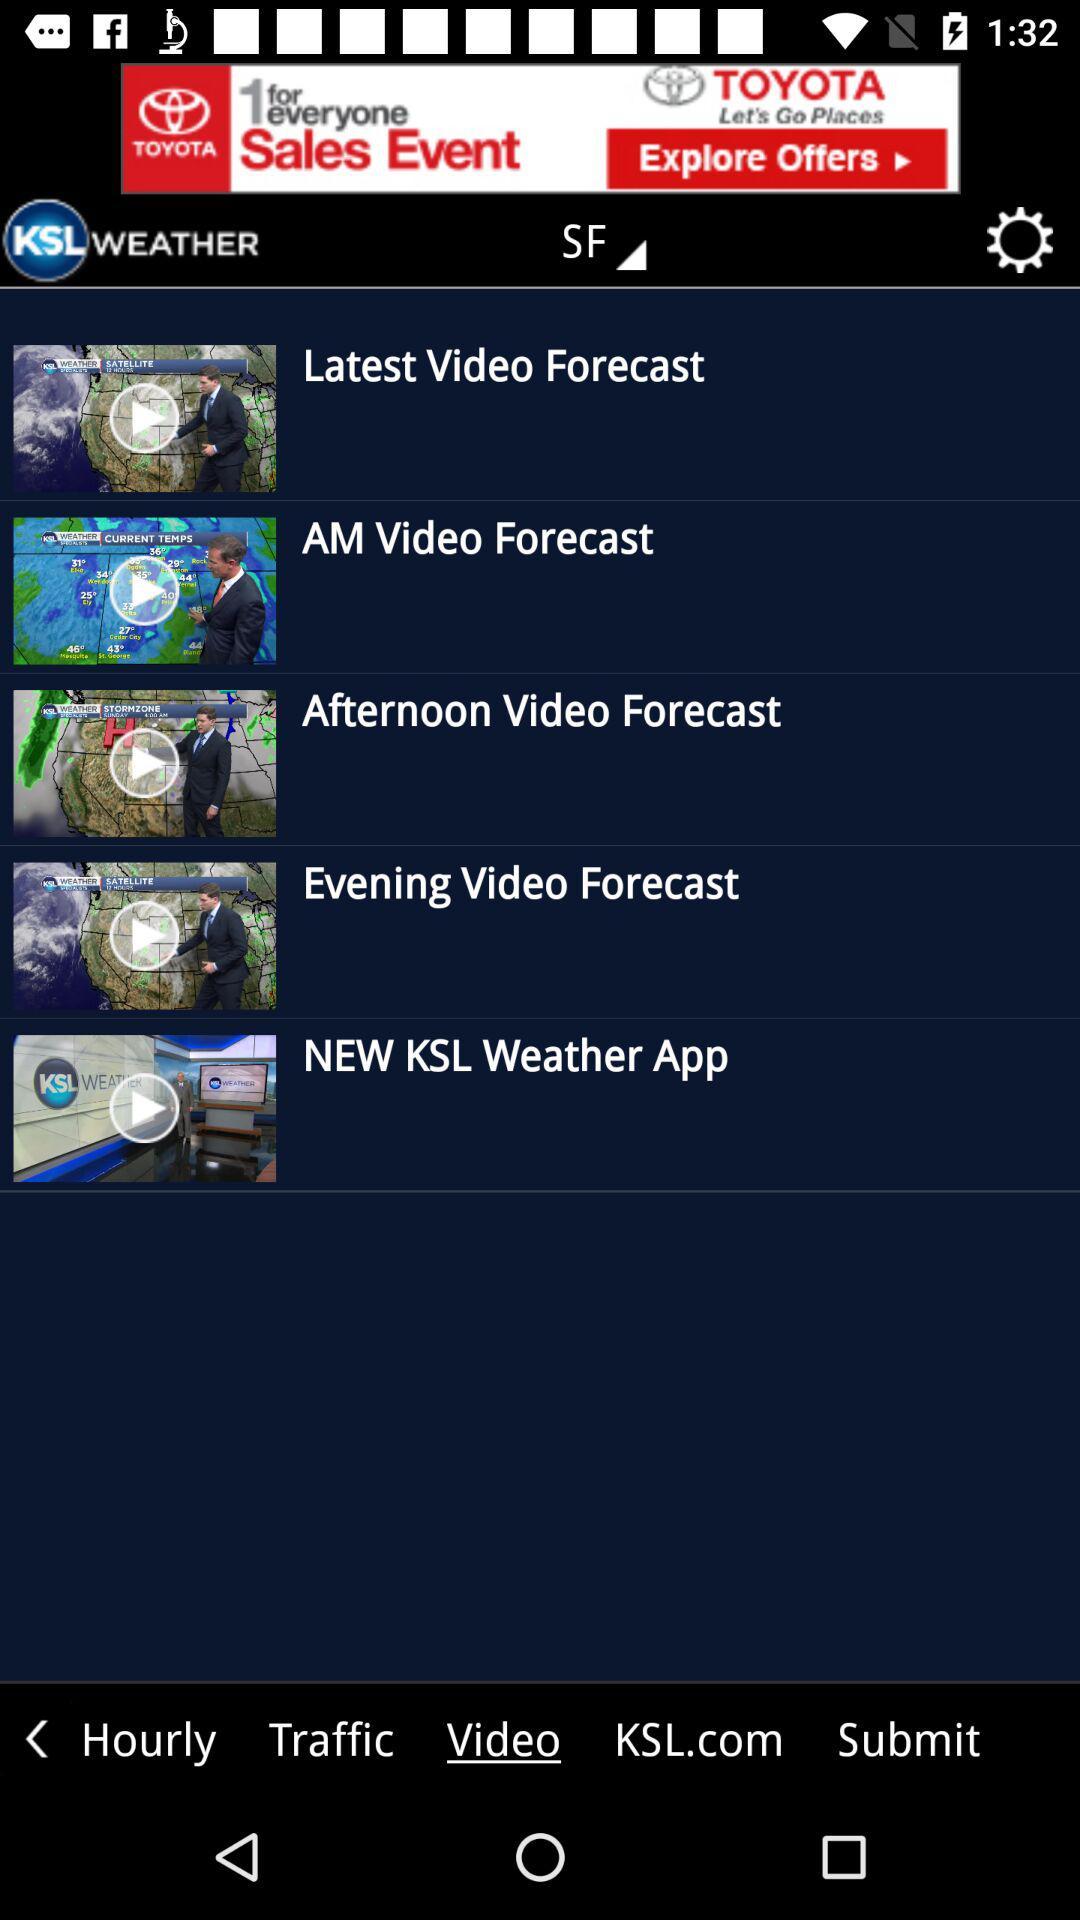 The width and height of the screenshot is (1080, 1920). What do you see at coordinates (540, 127) in the screenshot?
I see `explore advertisement` at bounding box center [540, 127].